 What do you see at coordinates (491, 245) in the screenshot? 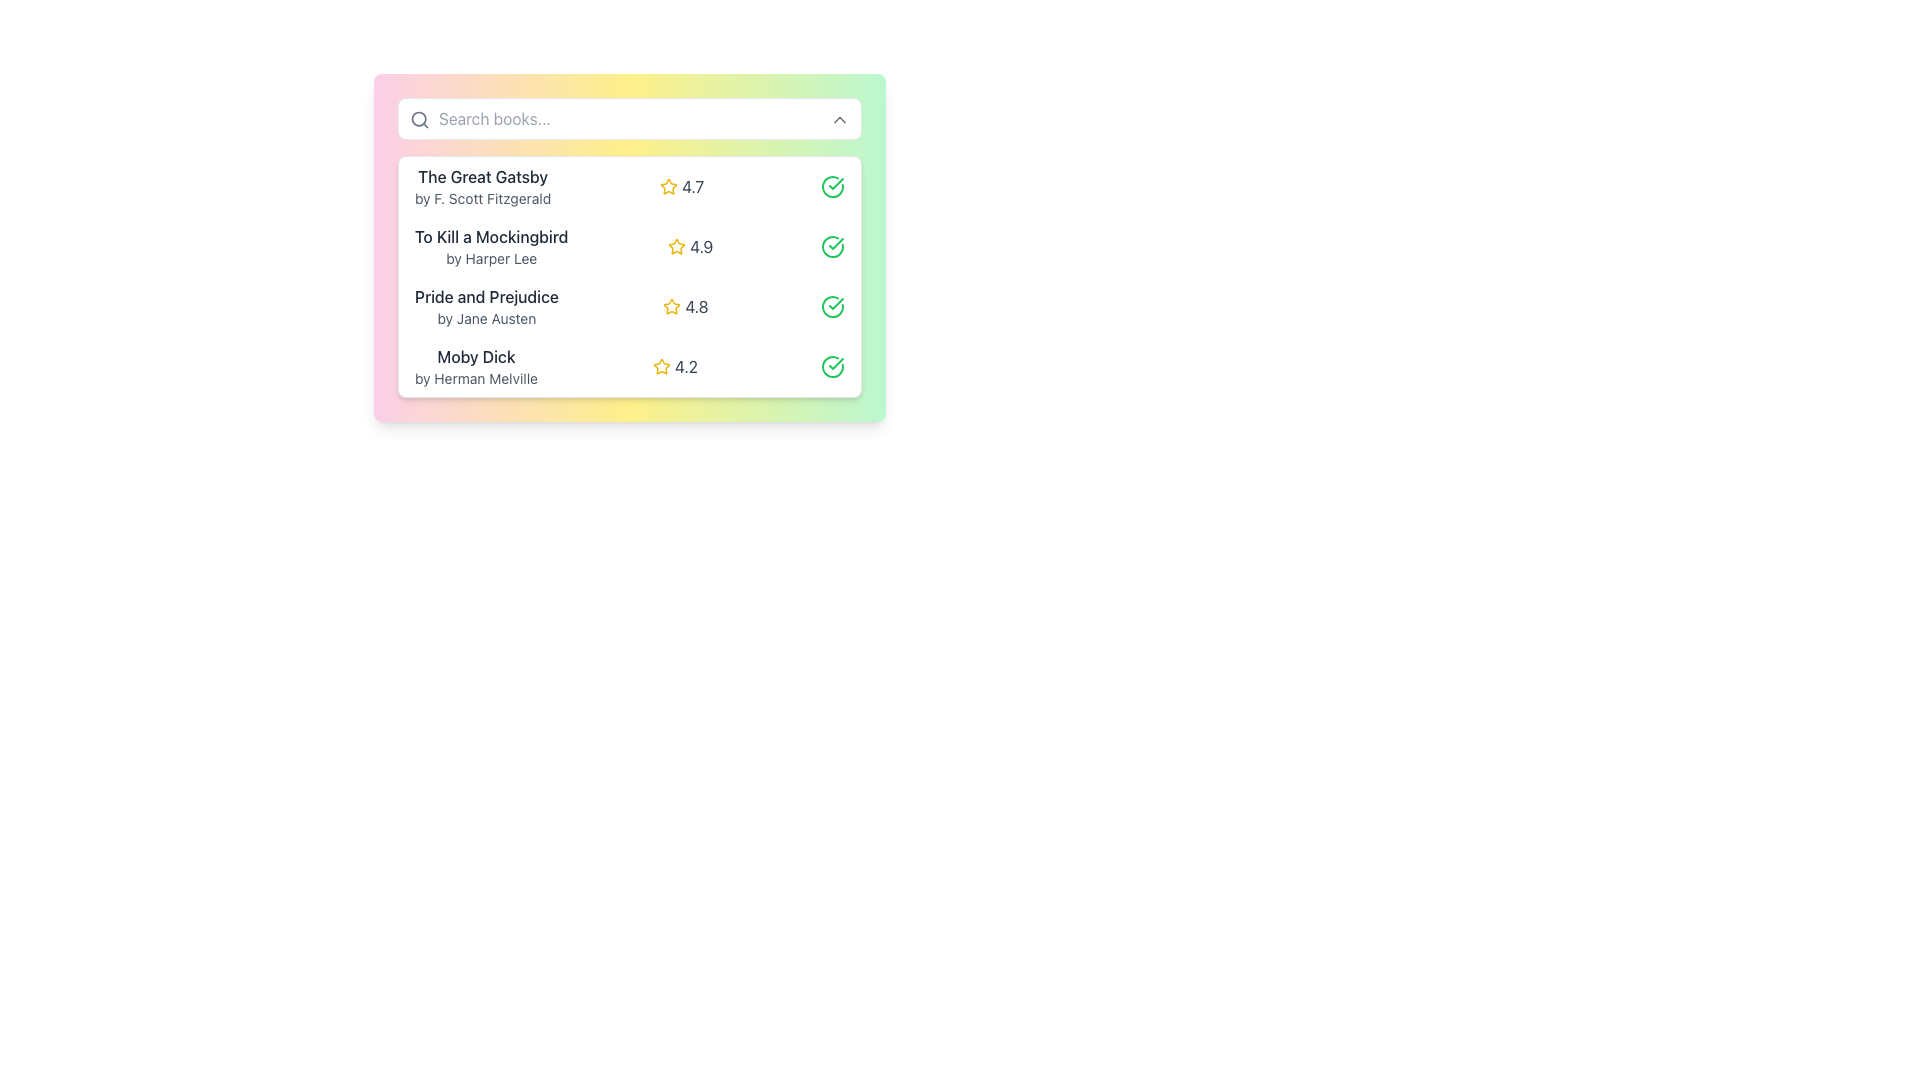
I see `the Text Display that shows the title and author of 'To Kill a Mockingbird' by Harper Lee, which is the second item in the list of book entries` at bounding box center [491, 245].